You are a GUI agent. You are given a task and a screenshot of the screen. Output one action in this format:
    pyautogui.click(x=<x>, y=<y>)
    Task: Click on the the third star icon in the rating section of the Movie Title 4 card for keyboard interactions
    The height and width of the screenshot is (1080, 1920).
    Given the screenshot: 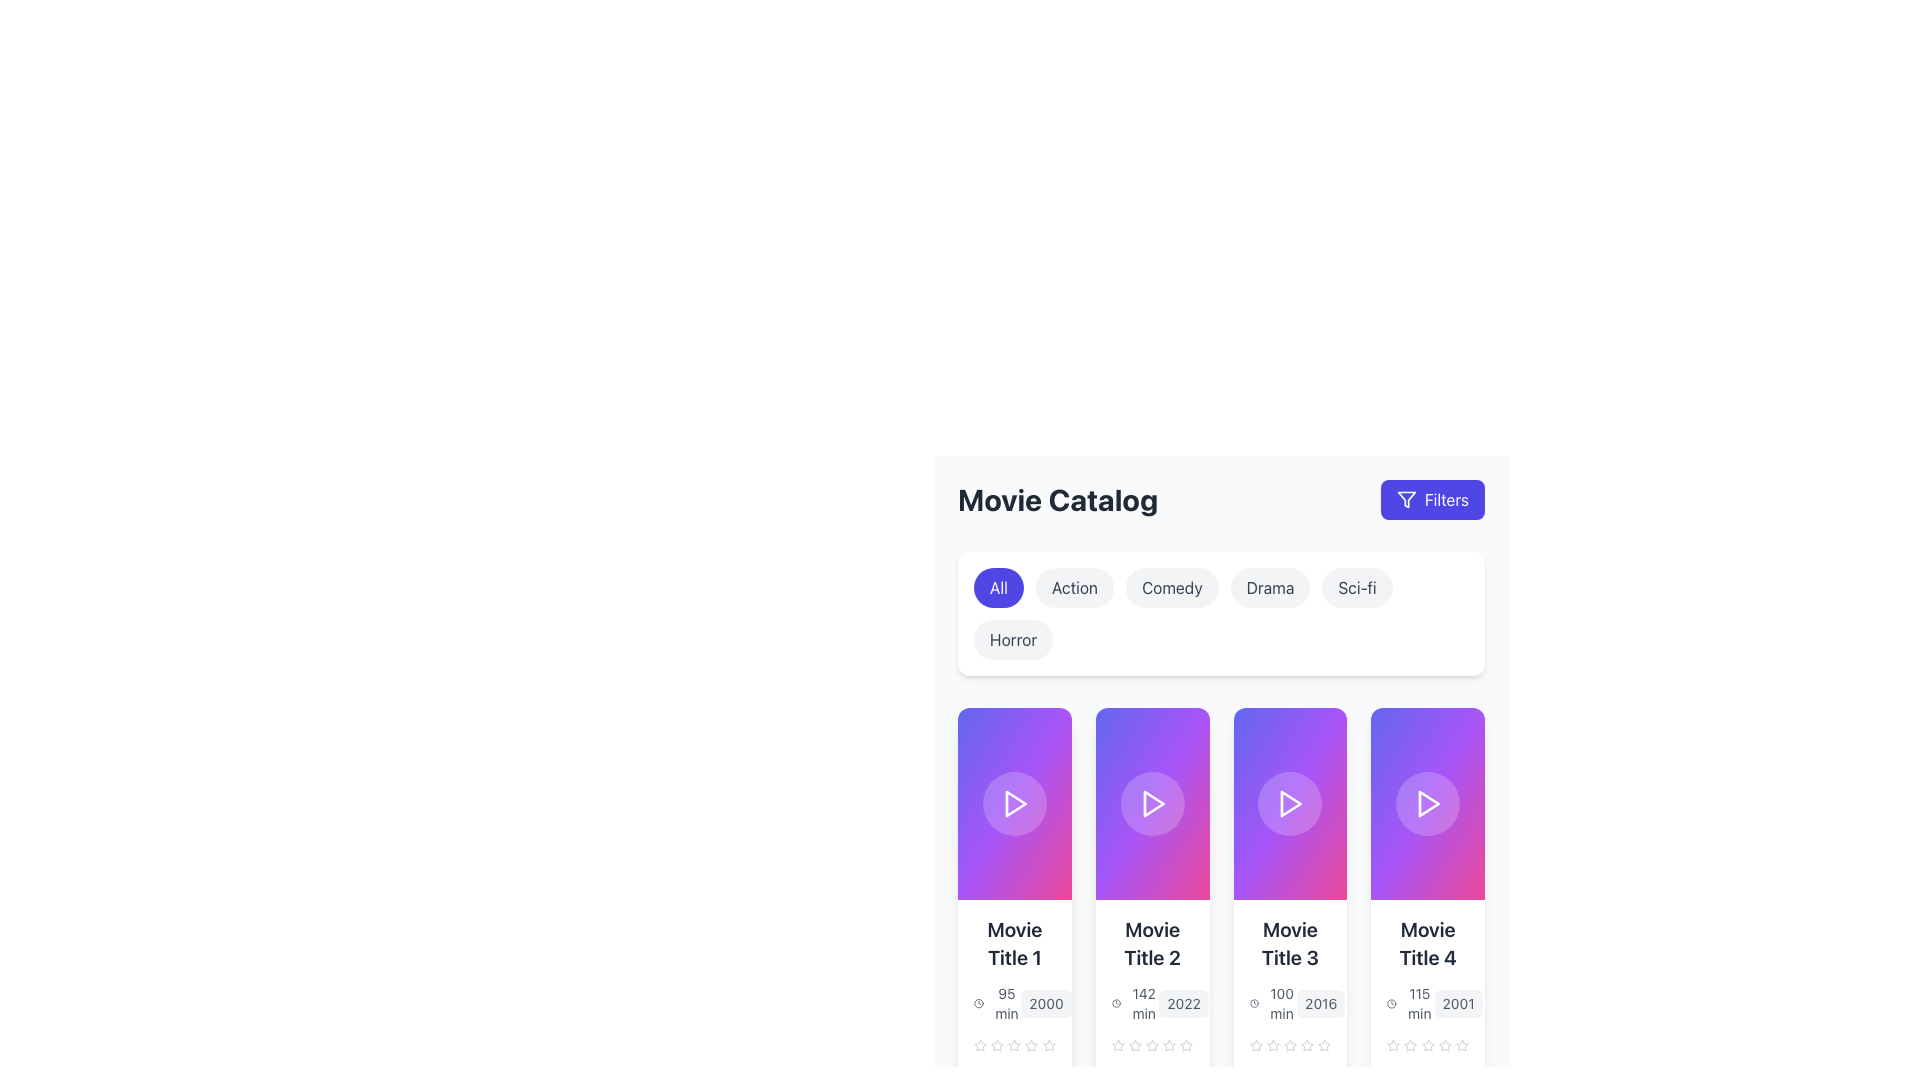 What is the action you would take?
    pyautogui.click(x=1427, y=1044)
    